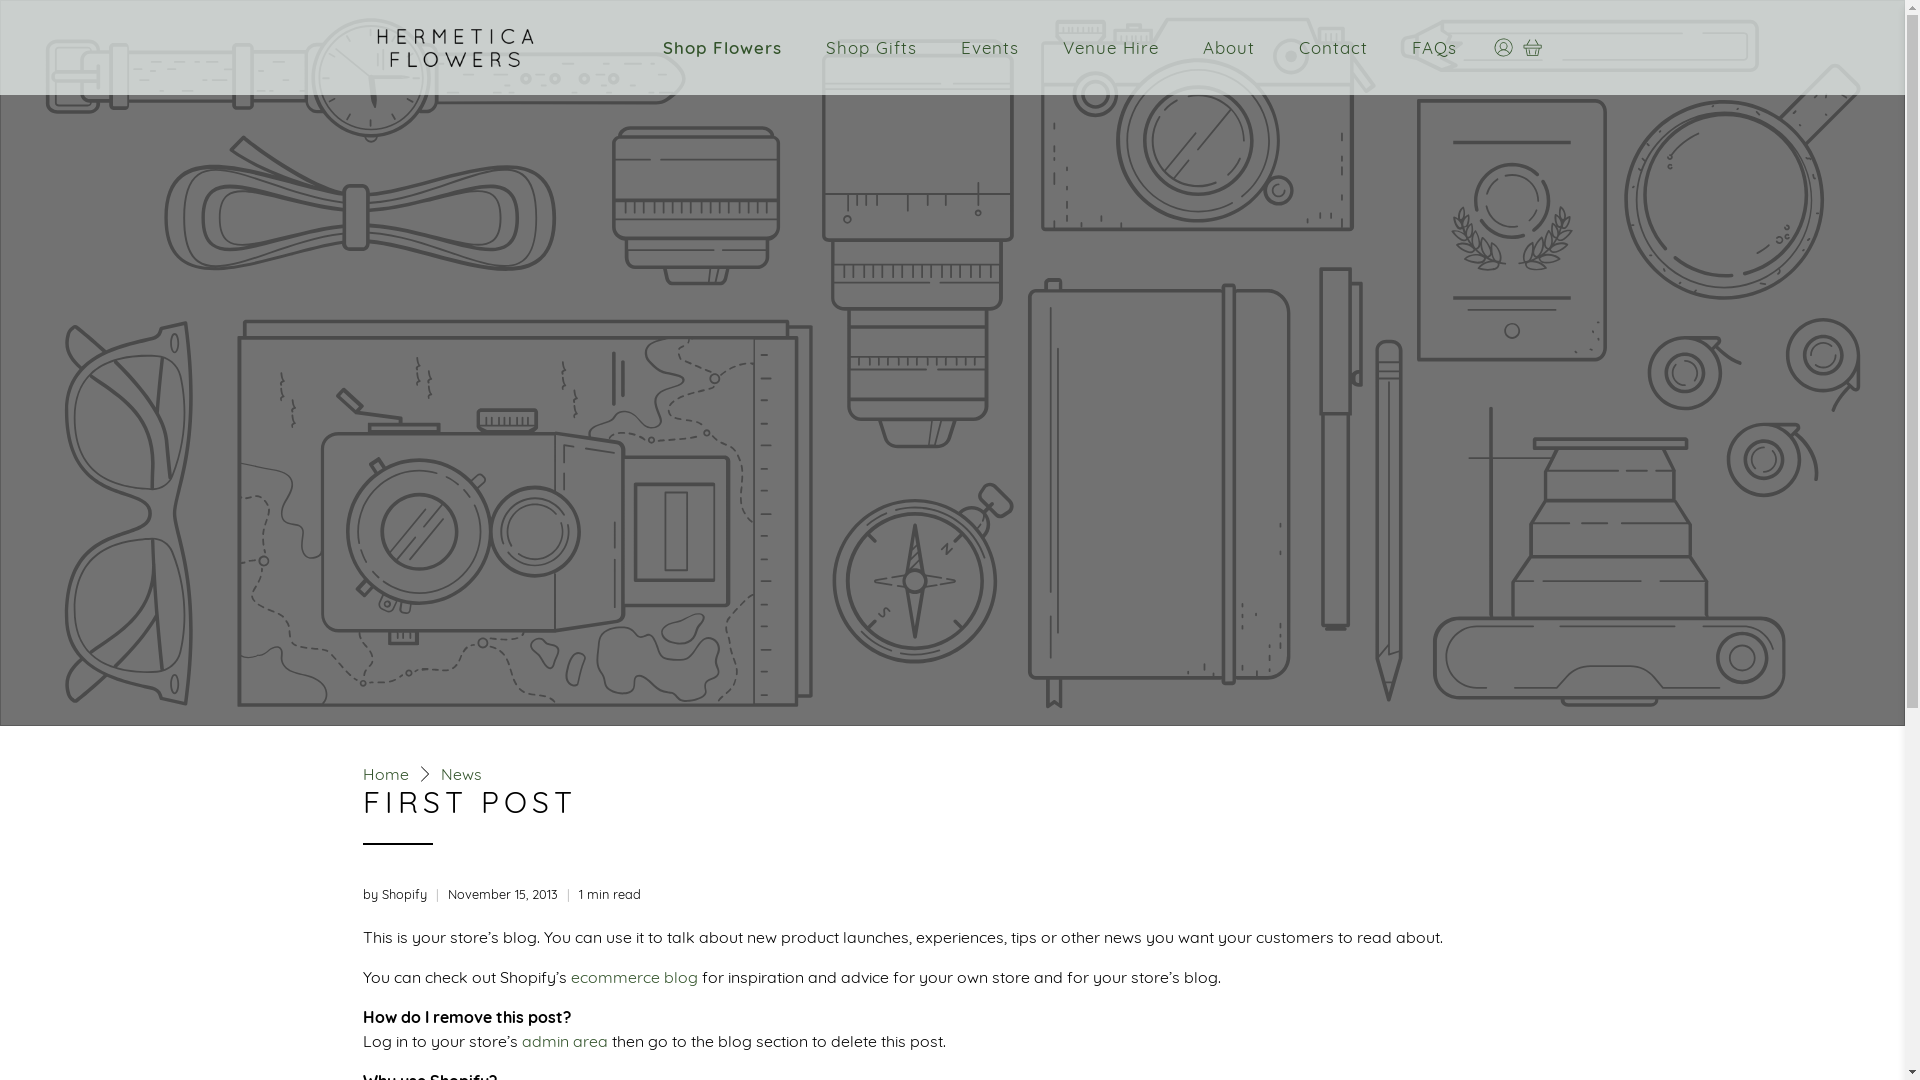 The height and width of the screenshot is (1080, 1920). What do you see at coordinates (1227, 46) in the screenshot?
I see `'About'` at bounding box center [1227, 46].